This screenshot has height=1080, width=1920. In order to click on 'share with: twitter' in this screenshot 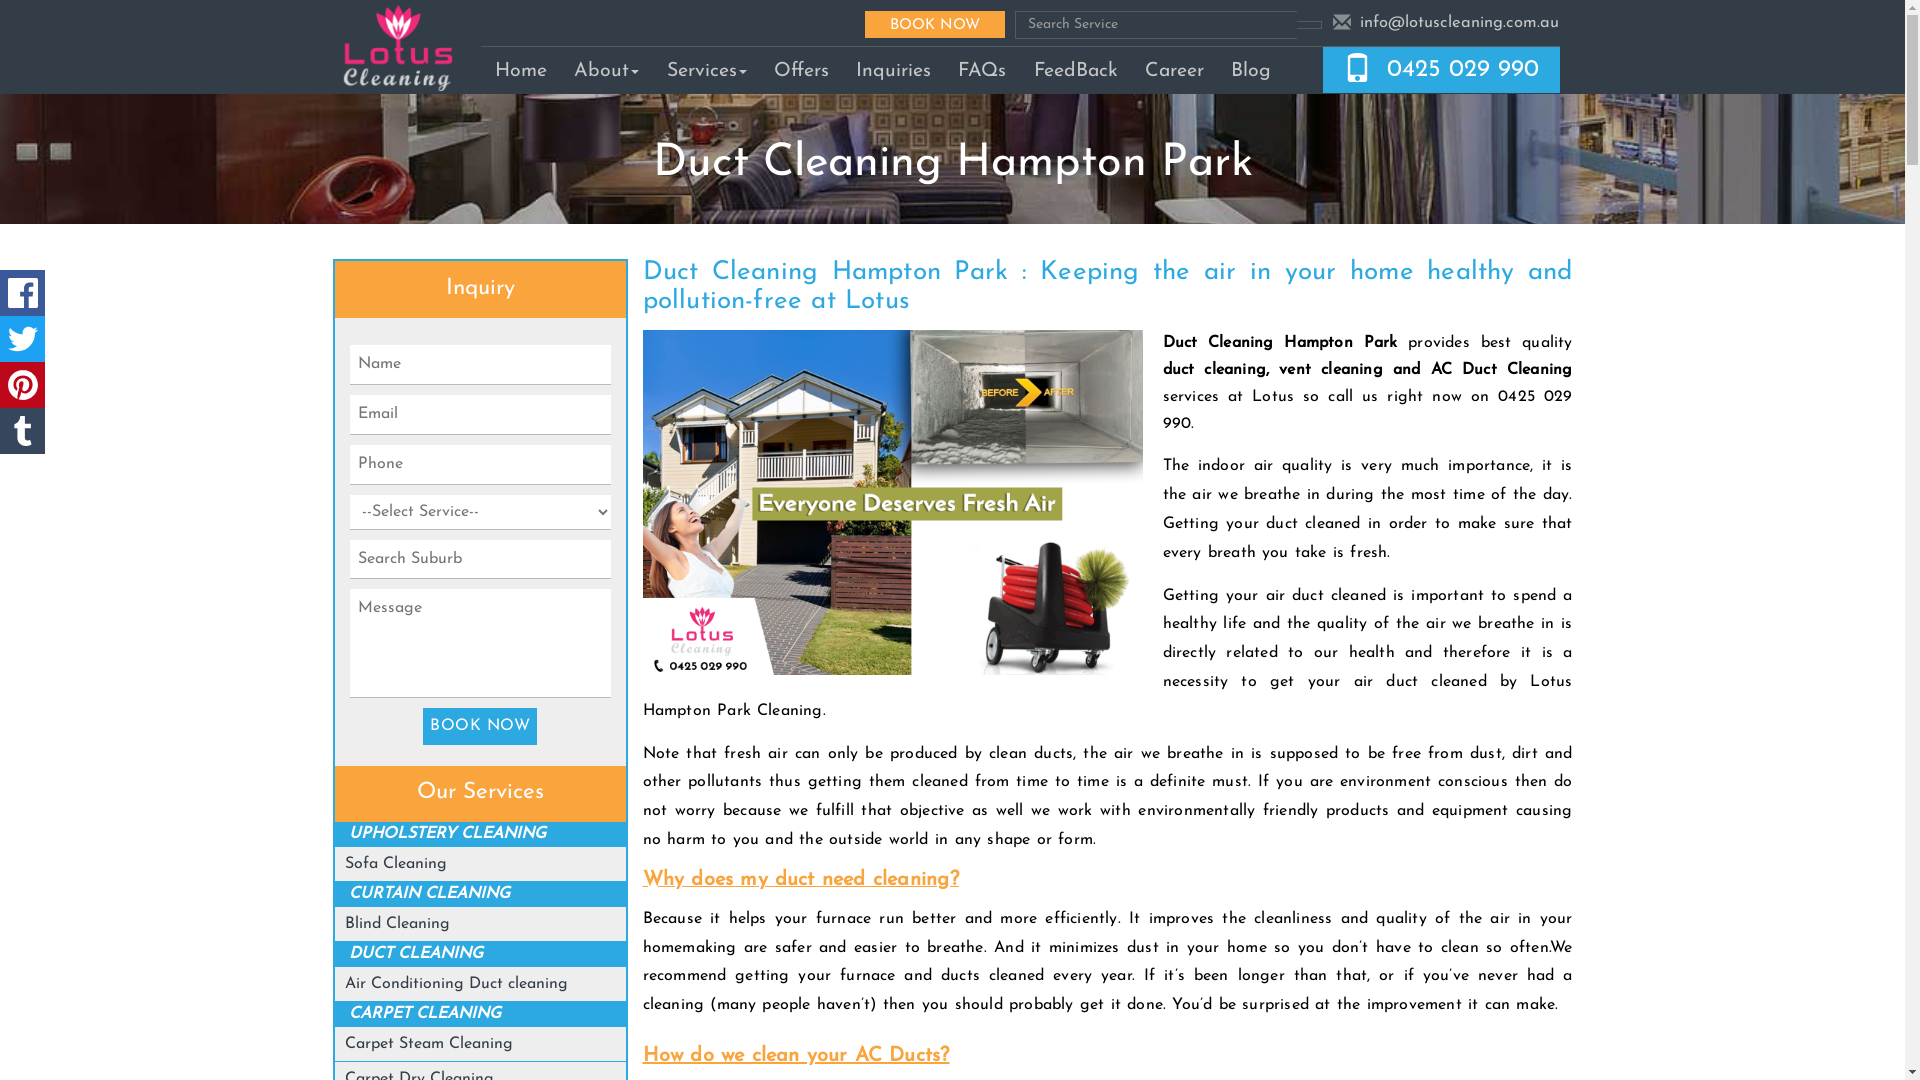, I will do `click(22, 338)`.